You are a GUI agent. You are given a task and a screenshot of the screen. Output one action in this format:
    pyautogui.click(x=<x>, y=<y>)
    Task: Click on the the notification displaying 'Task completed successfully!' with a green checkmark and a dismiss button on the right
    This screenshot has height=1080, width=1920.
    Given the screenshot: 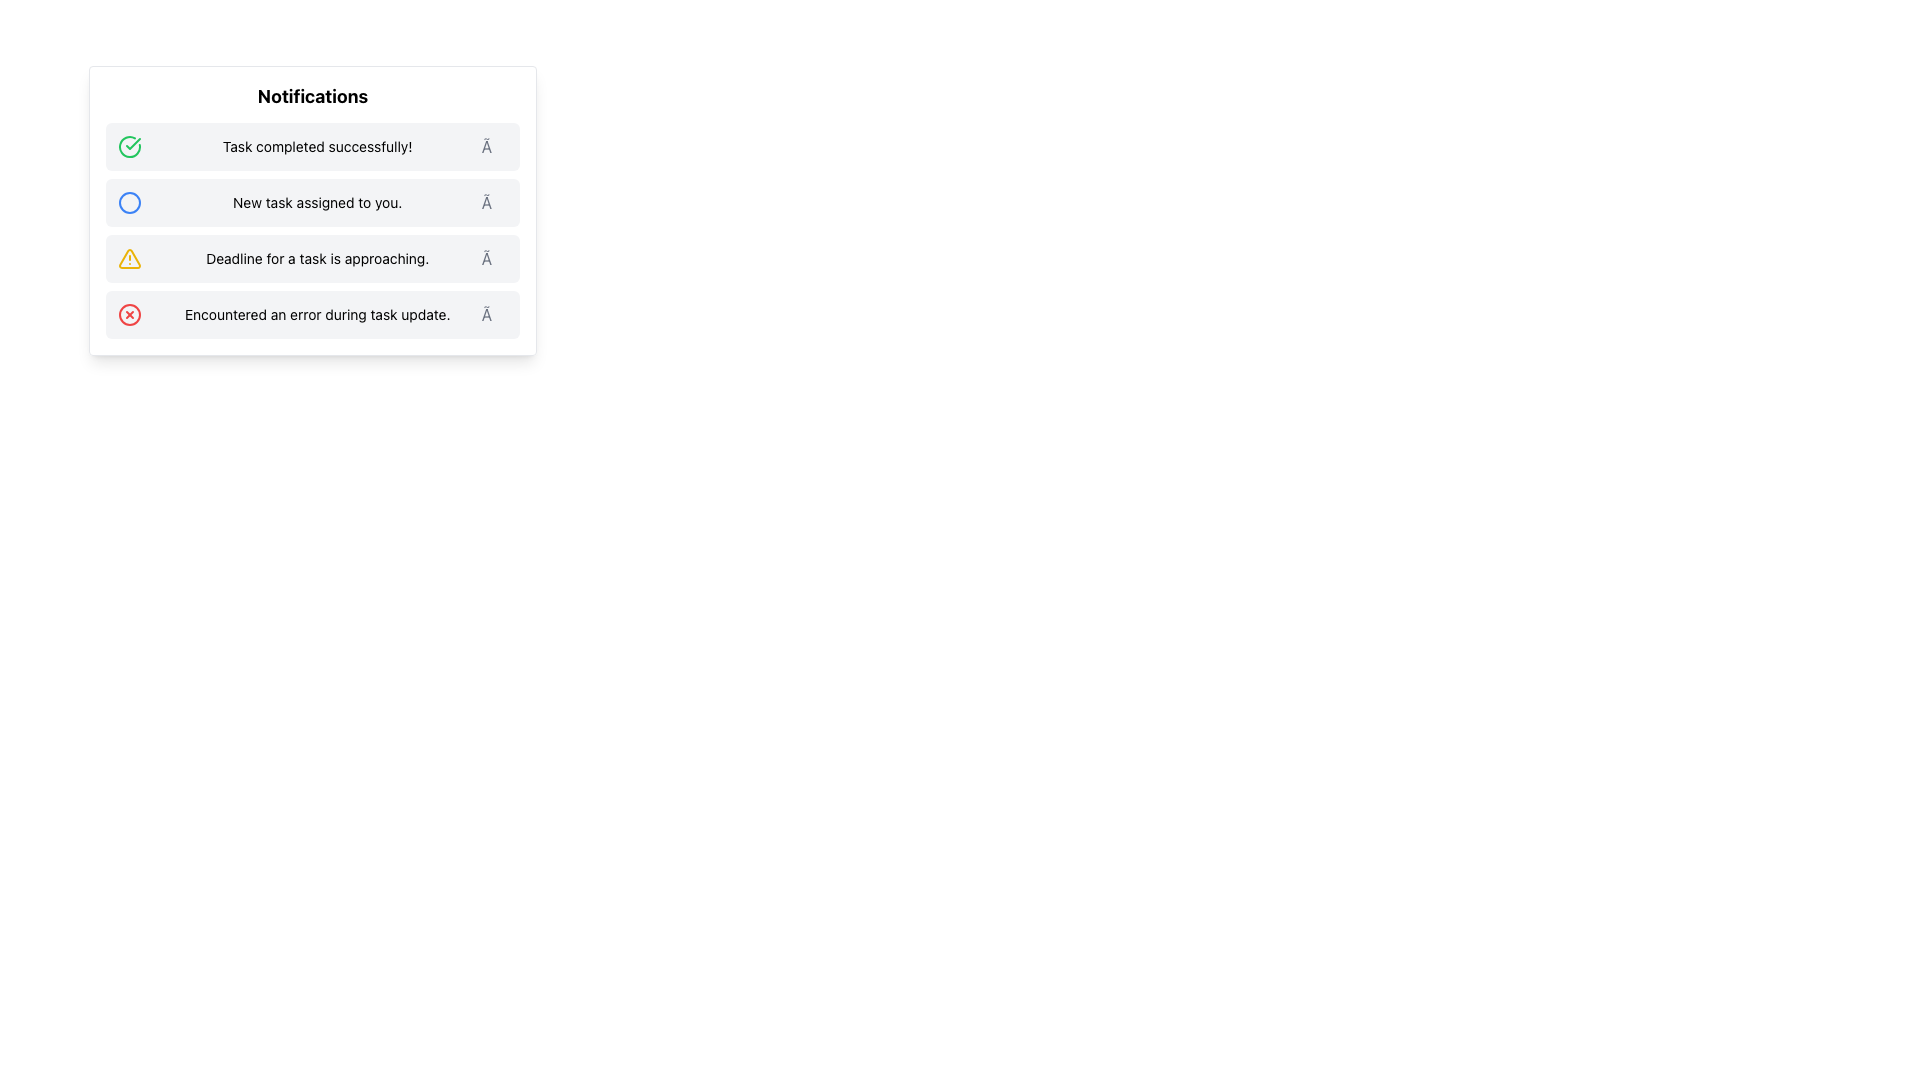 What is the action you would take?
    pyautogui.click(x=311, y=145)
    